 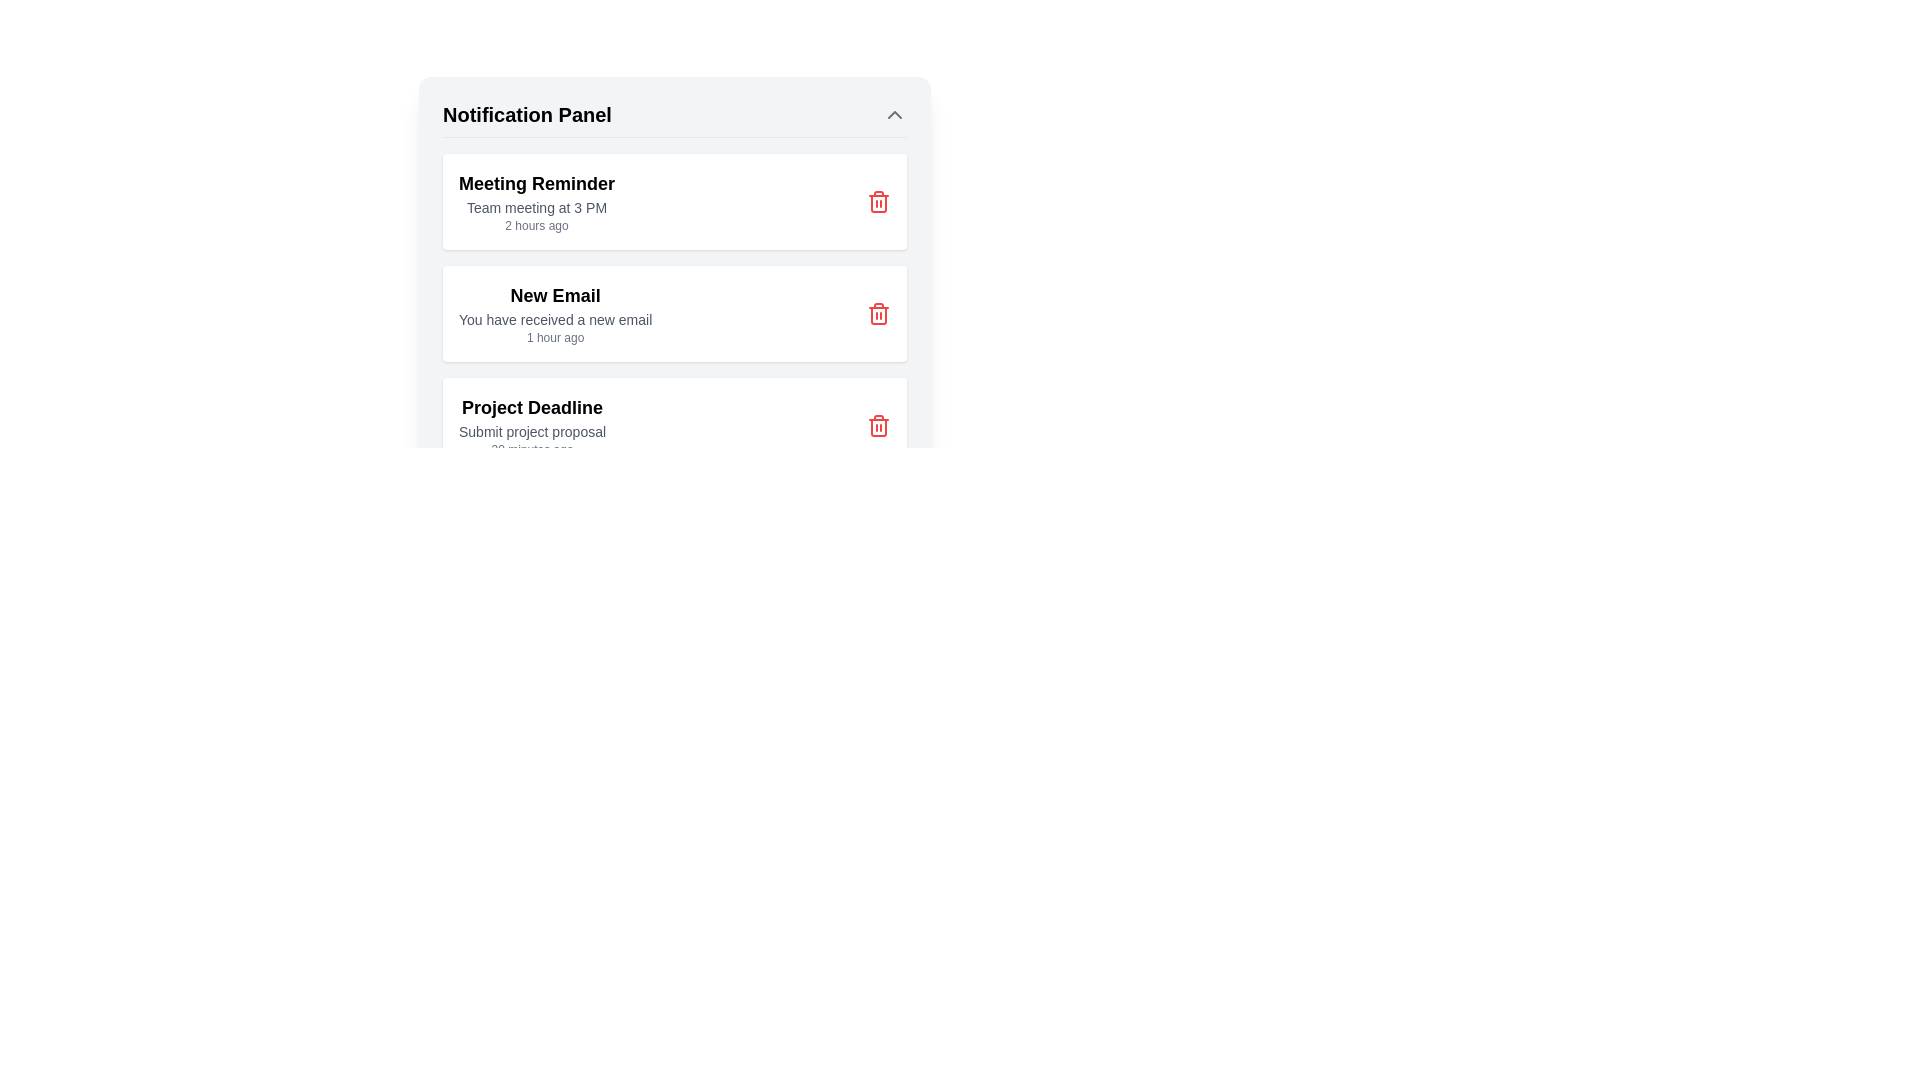 What do you see at coordinates (675, 237) in the screenshot?
I see `details of the notification card titled 'Meeting Reminder' which includes the description 'Team meeting at 3 PM' and the timestamp '2 hours ago'` at bounding box center [675, 237].